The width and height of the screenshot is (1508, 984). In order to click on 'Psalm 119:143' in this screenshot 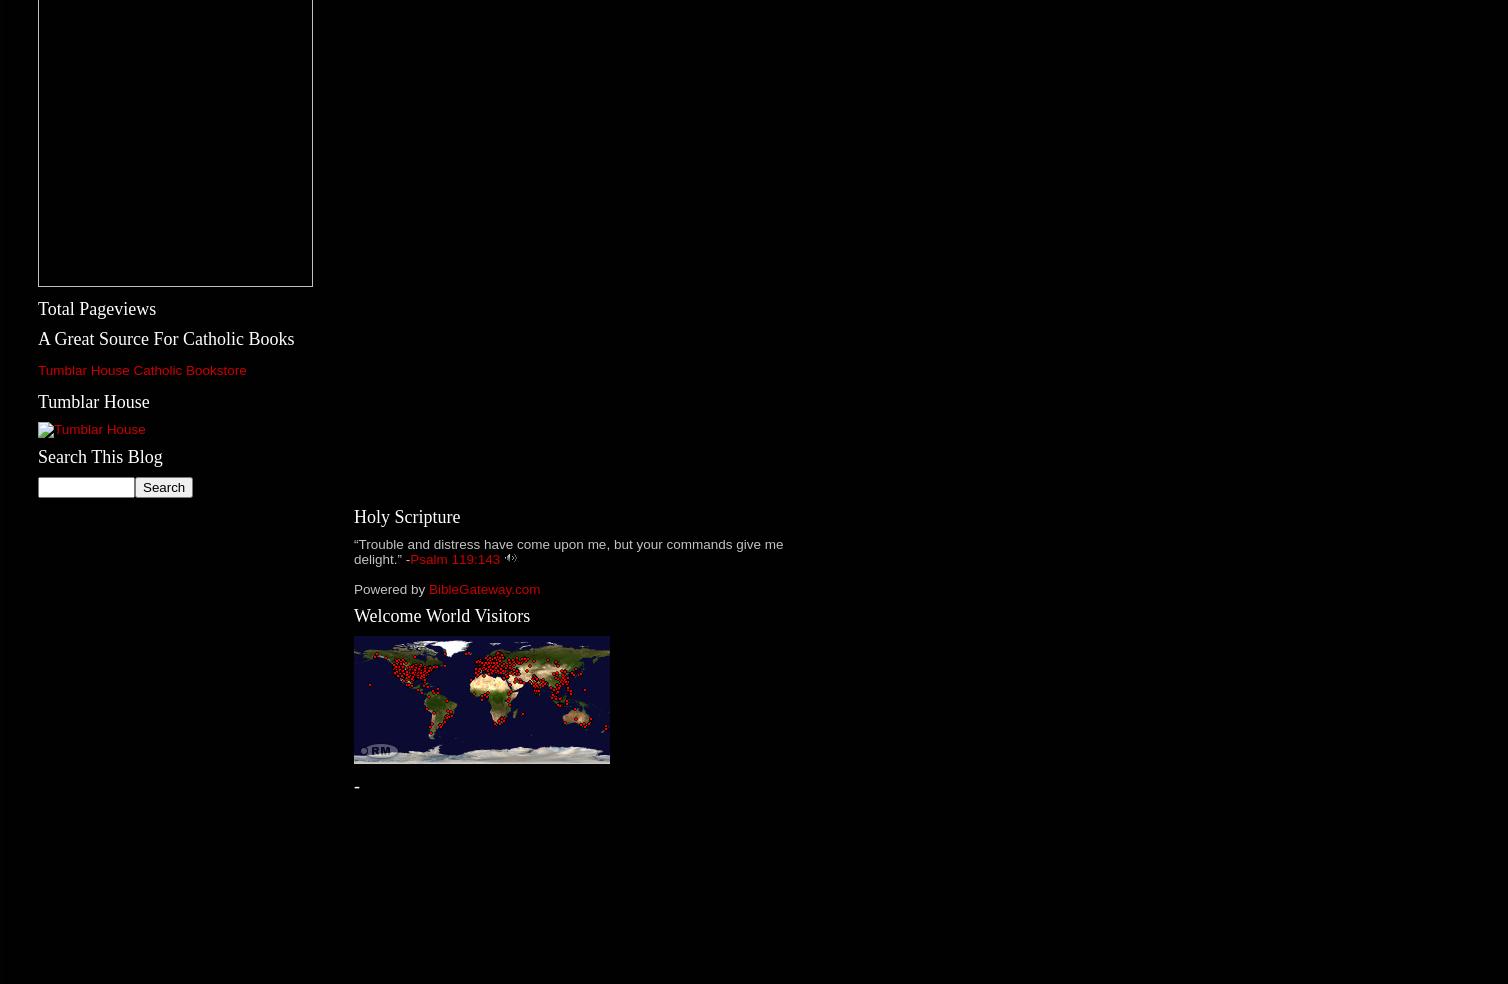, I will do `click(454, 557)`.